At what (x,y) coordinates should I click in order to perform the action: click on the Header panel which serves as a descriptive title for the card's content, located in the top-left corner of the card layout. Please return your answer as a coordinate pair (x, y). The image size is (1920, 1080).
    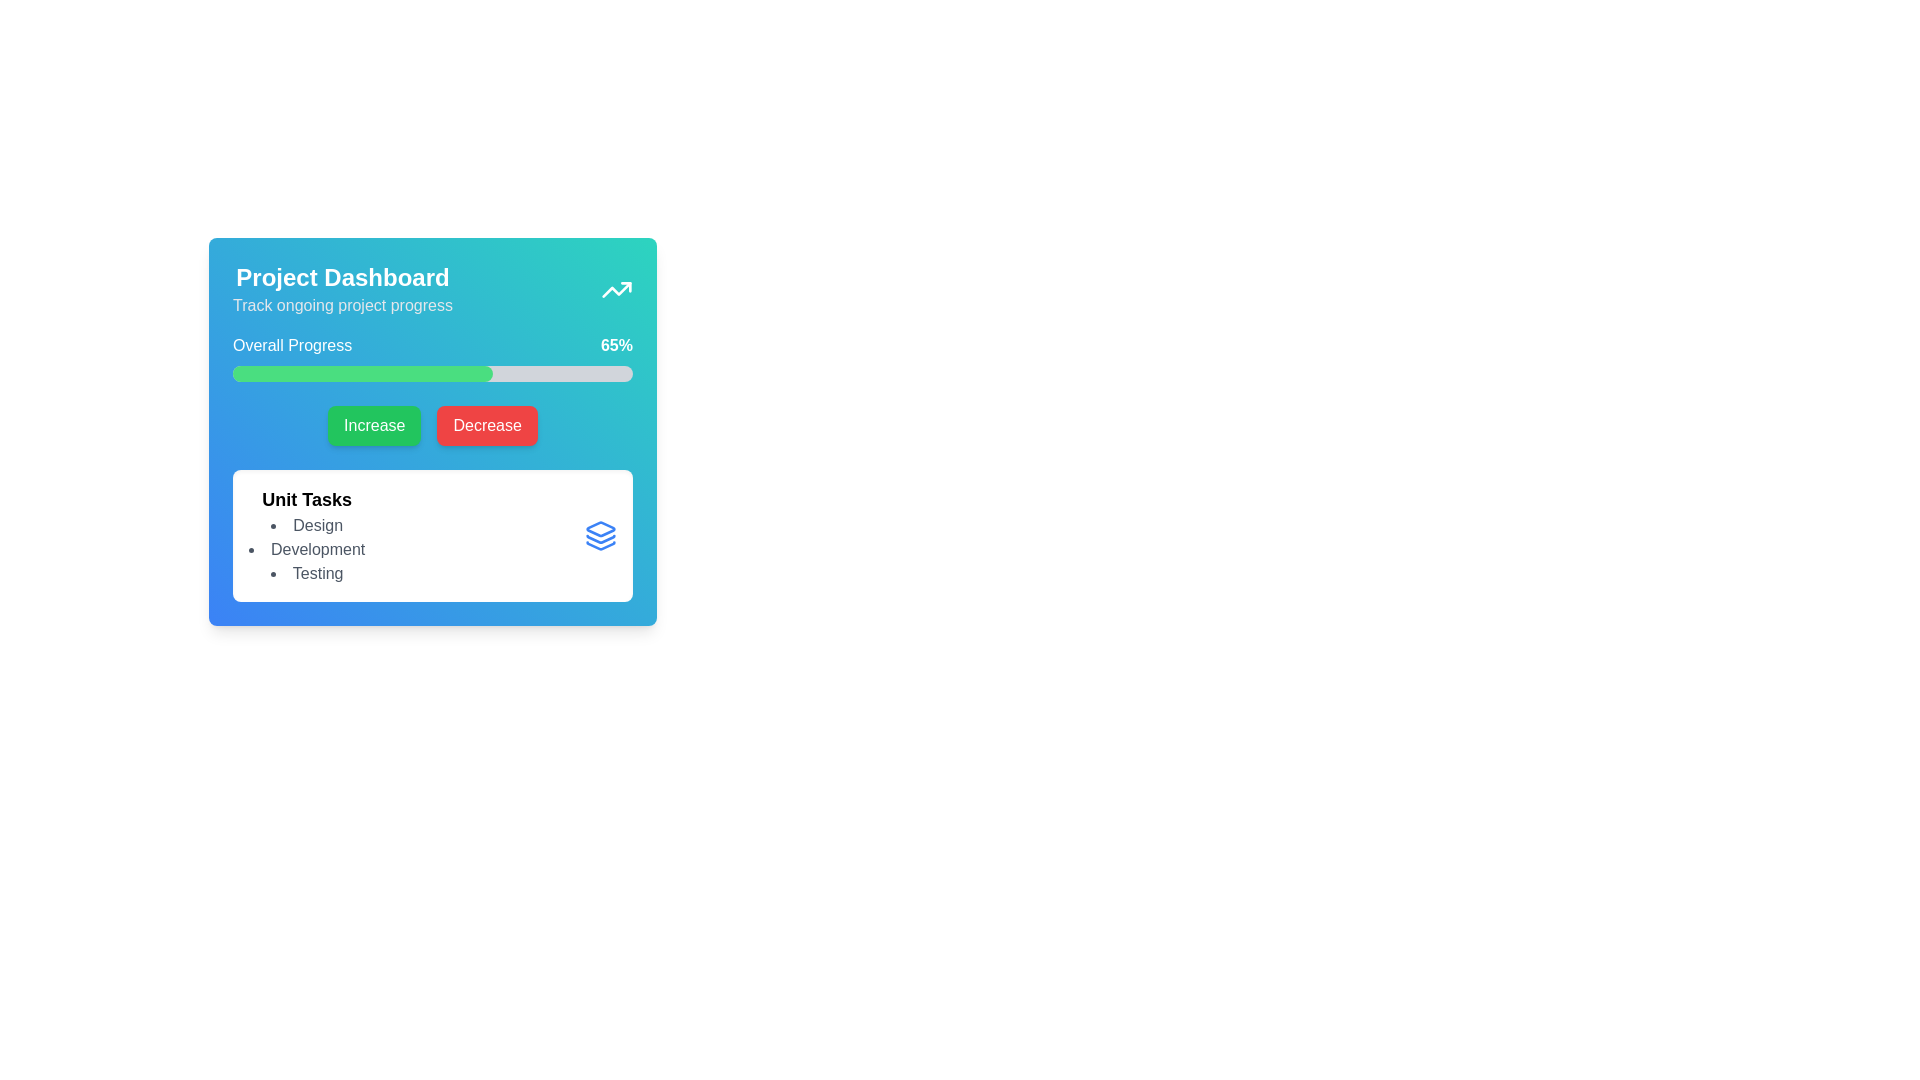
    Looking at the image, I should click on (431, 289).